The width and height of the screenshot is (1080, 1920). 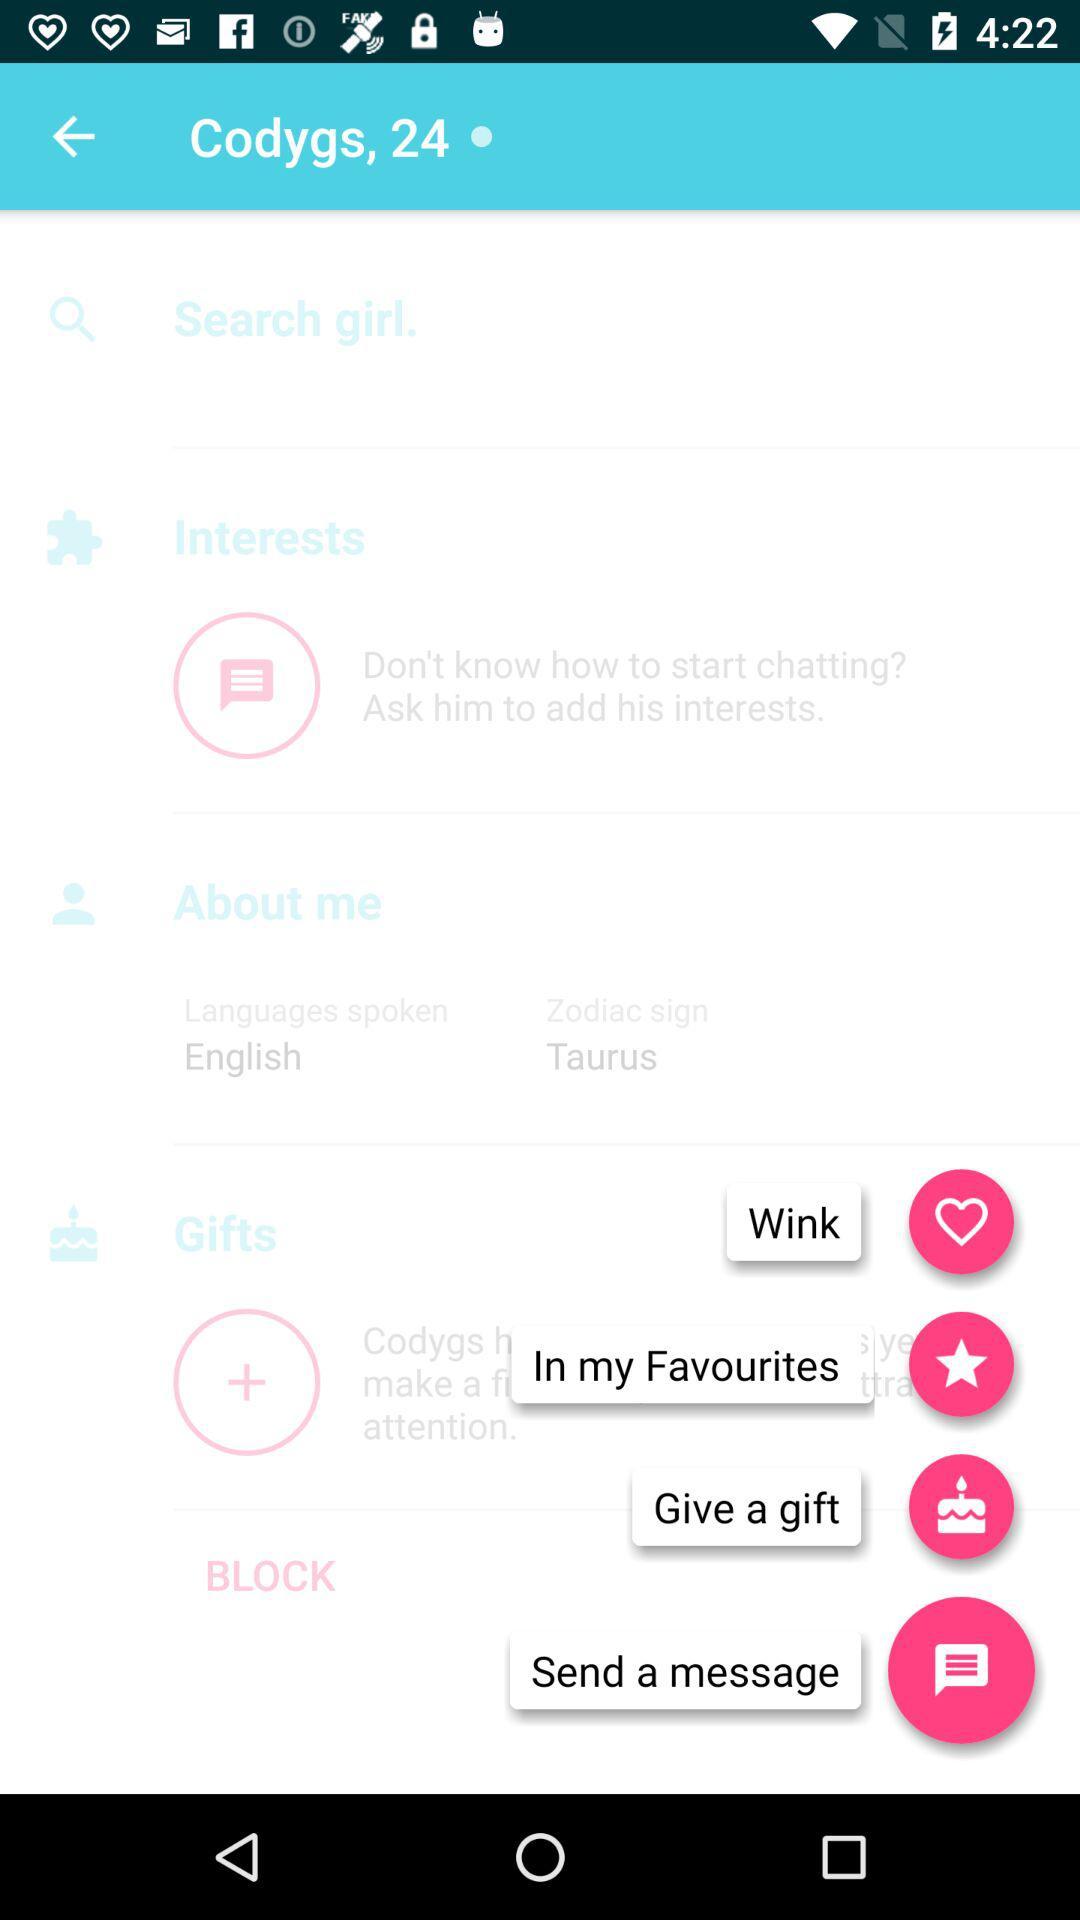 What do you see at coordinates (960, 1220) in the screenshot?
I see `the item to the right of wink item` at bounding box center [960, 1220].